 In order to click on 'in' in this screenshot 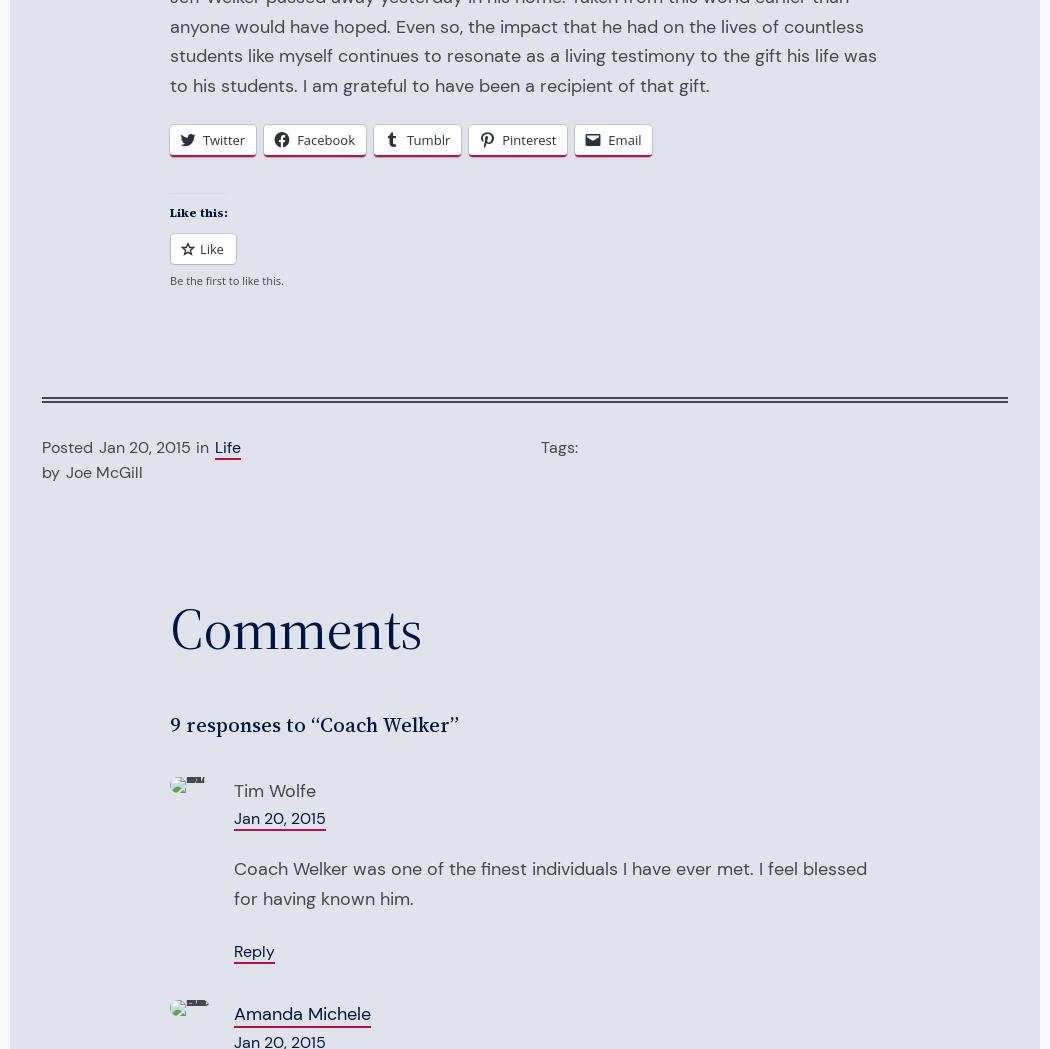, I will do `click(201, 447)`.